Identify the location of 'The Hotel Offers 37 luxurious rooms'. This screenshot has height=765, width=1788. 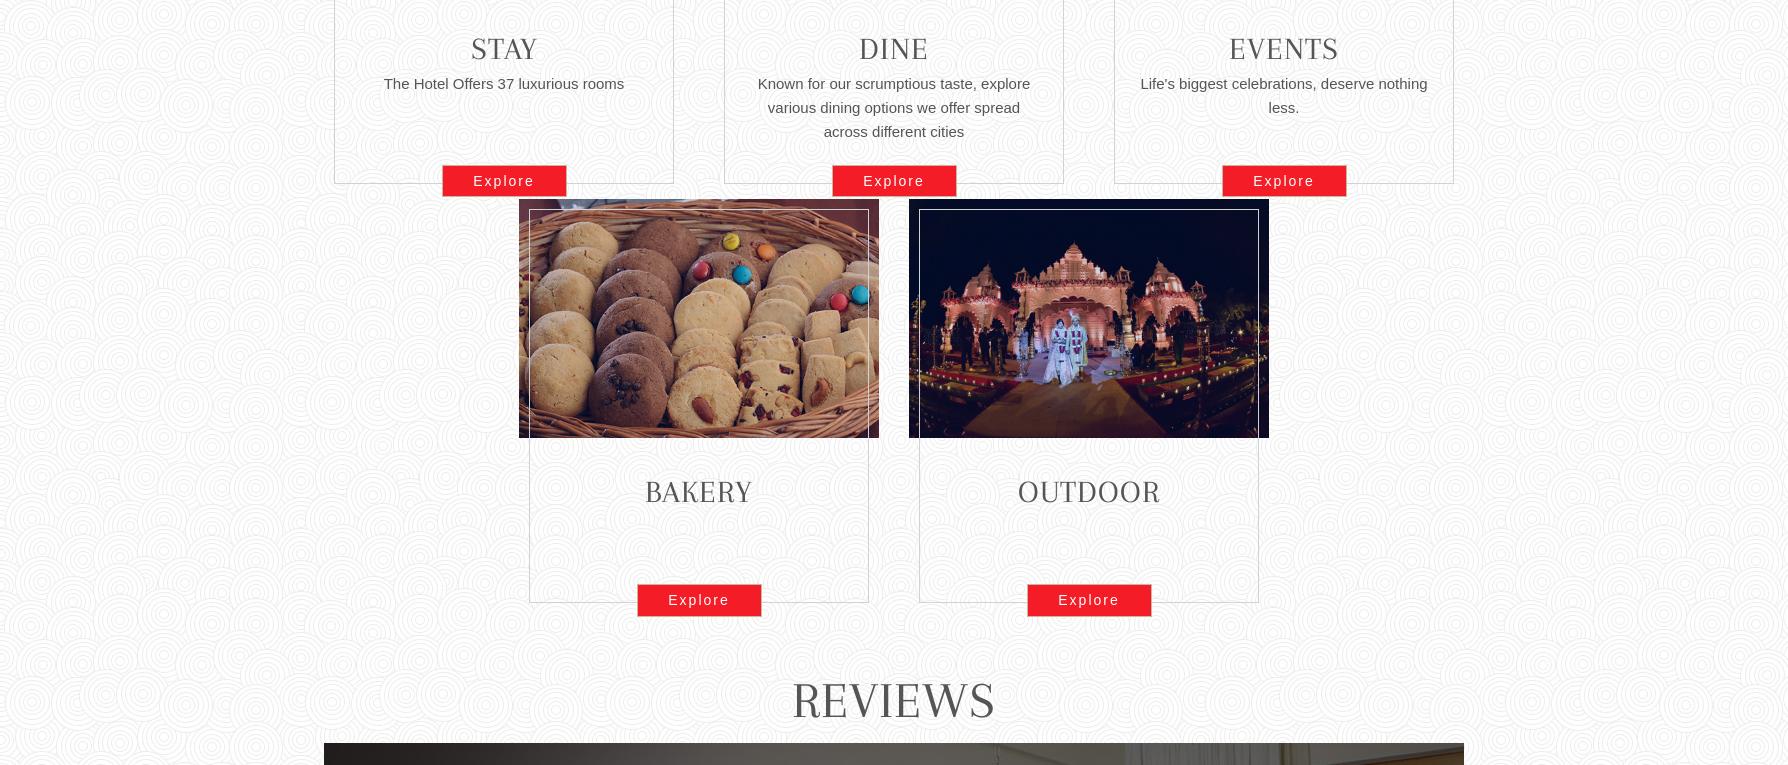
(503, 82).